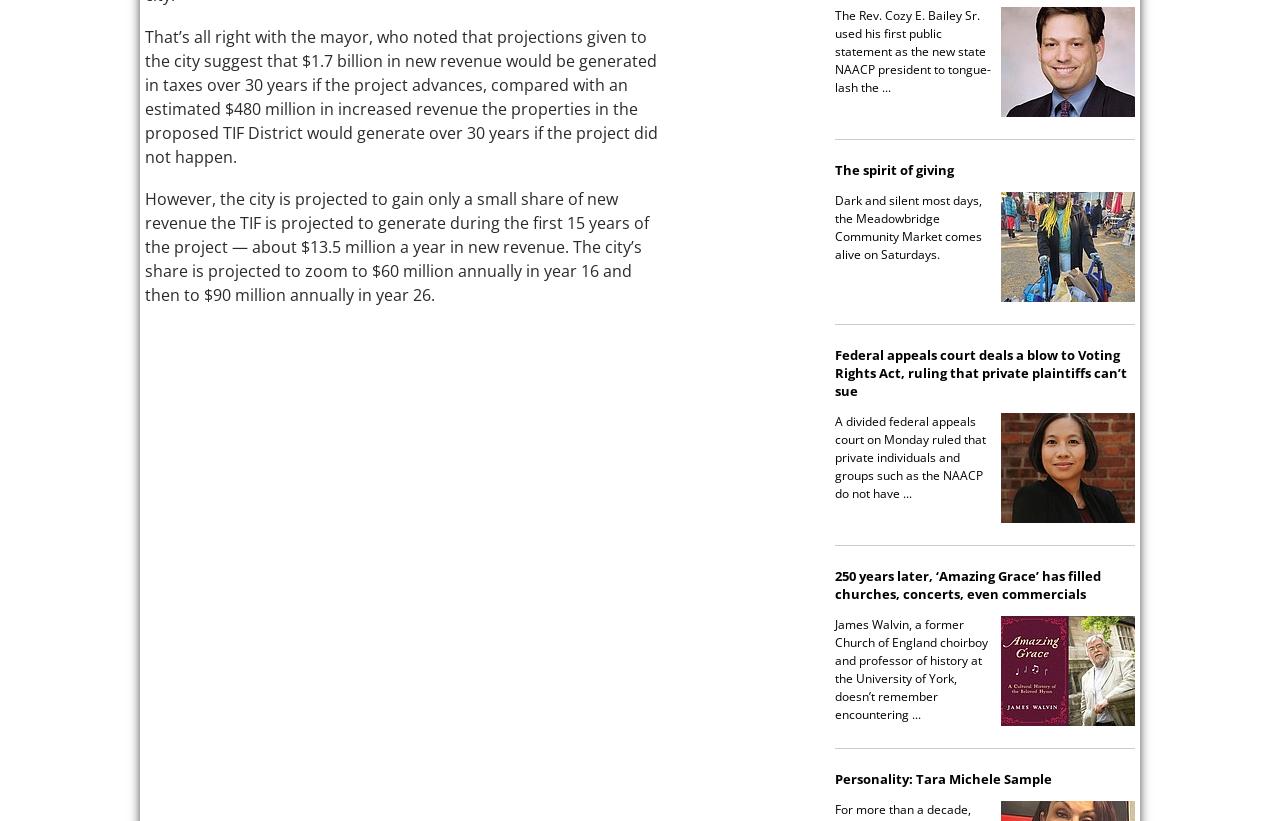 The width and height of the screenshot is (1280, 821). Describe the element at coordinates (400, 94) in the screenshot. I see `'That’s all right with the mayor, who noted that projections given to the city suggest that $1.7 billion in new revenue would be generated in taxes over 30 years if the project advances, compared with an estimated $480 million in increased revenue the properties in the proposed TIF District would generate over 30 years if the project did not happen.'` at that location.